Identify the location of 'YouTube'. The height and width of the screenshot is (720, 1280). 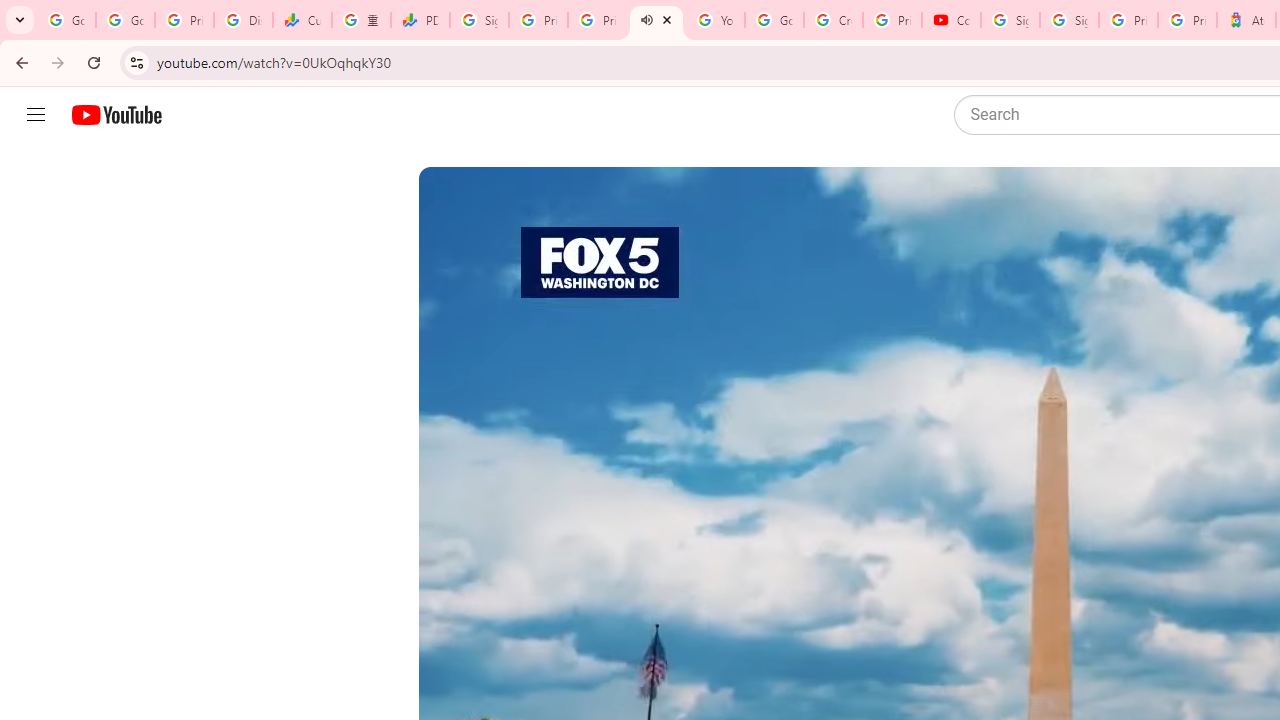
(715, 20).